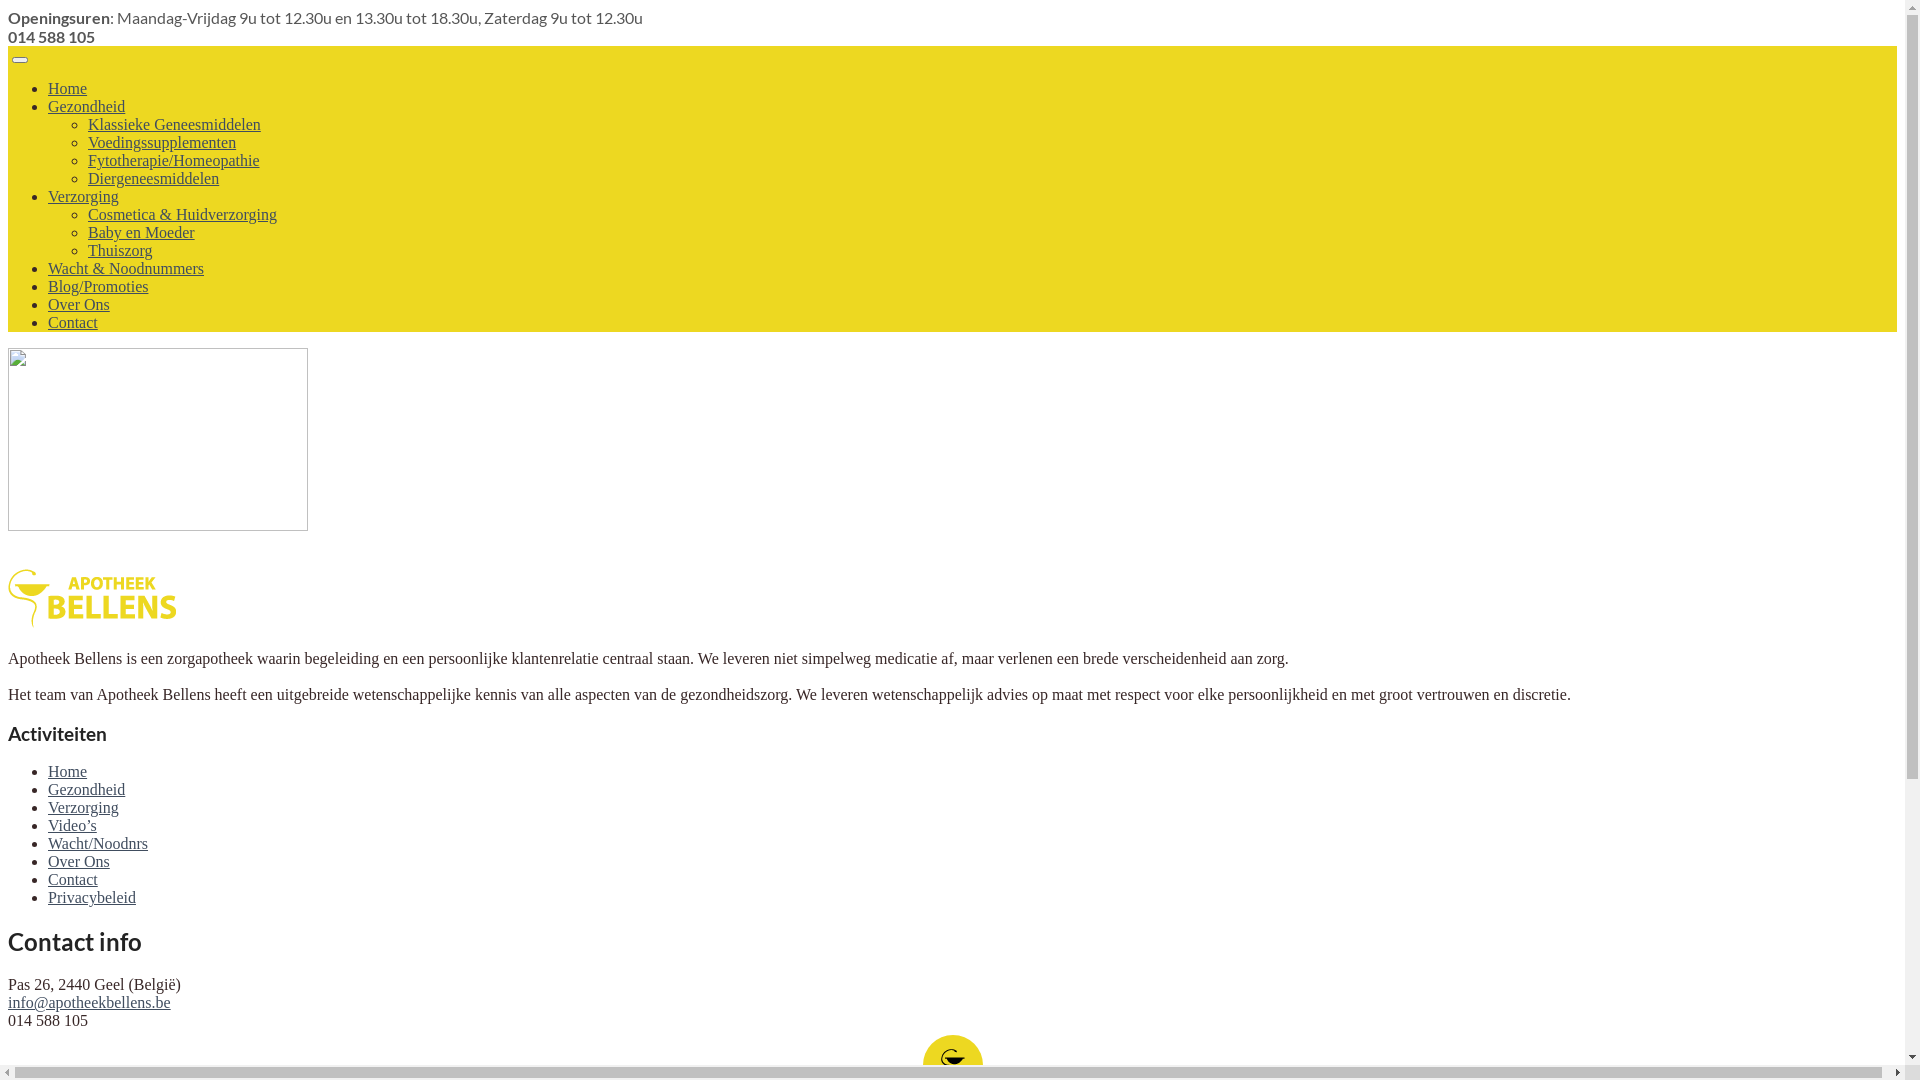 The width and height of the screenshot is (1920, 1080). I want to click on 'Verzorging', so click(82, 806).